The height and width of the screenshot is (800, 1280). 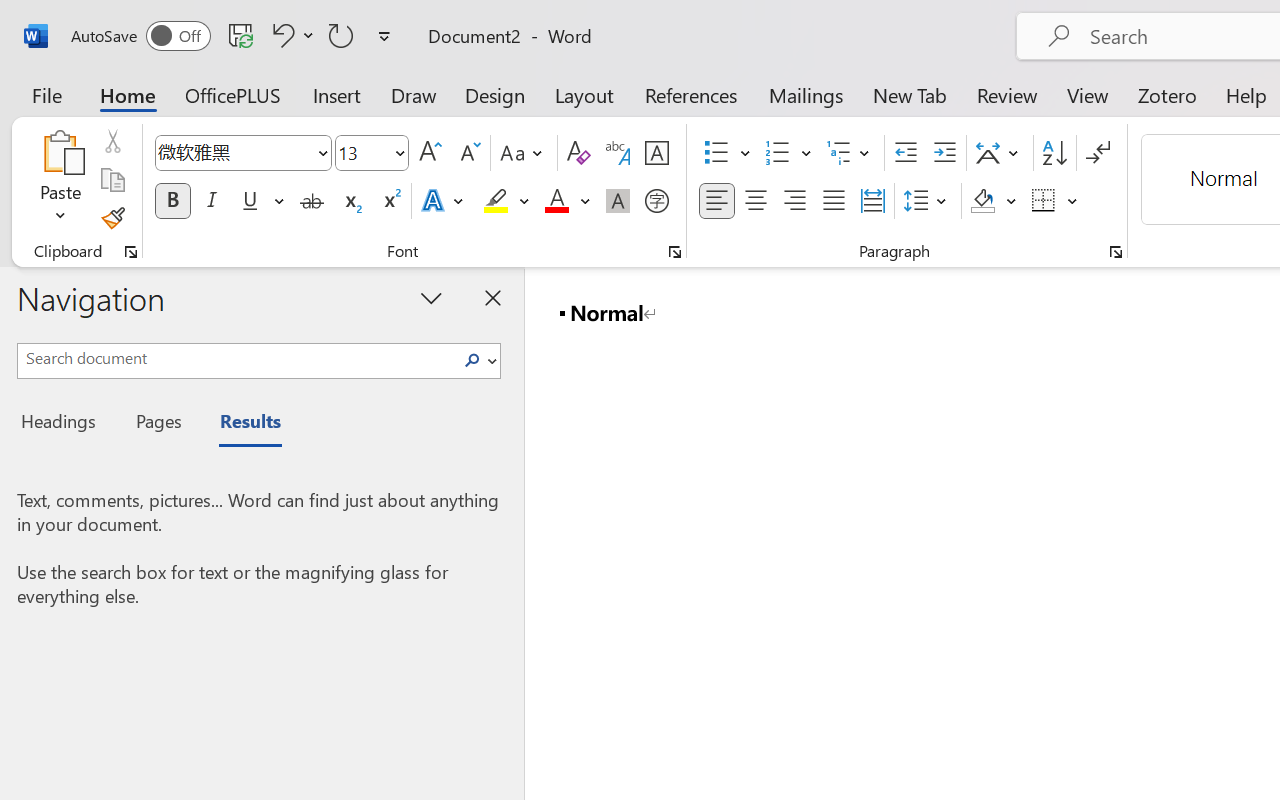 I want to click on 'Paste', so click(x=60, y=179).